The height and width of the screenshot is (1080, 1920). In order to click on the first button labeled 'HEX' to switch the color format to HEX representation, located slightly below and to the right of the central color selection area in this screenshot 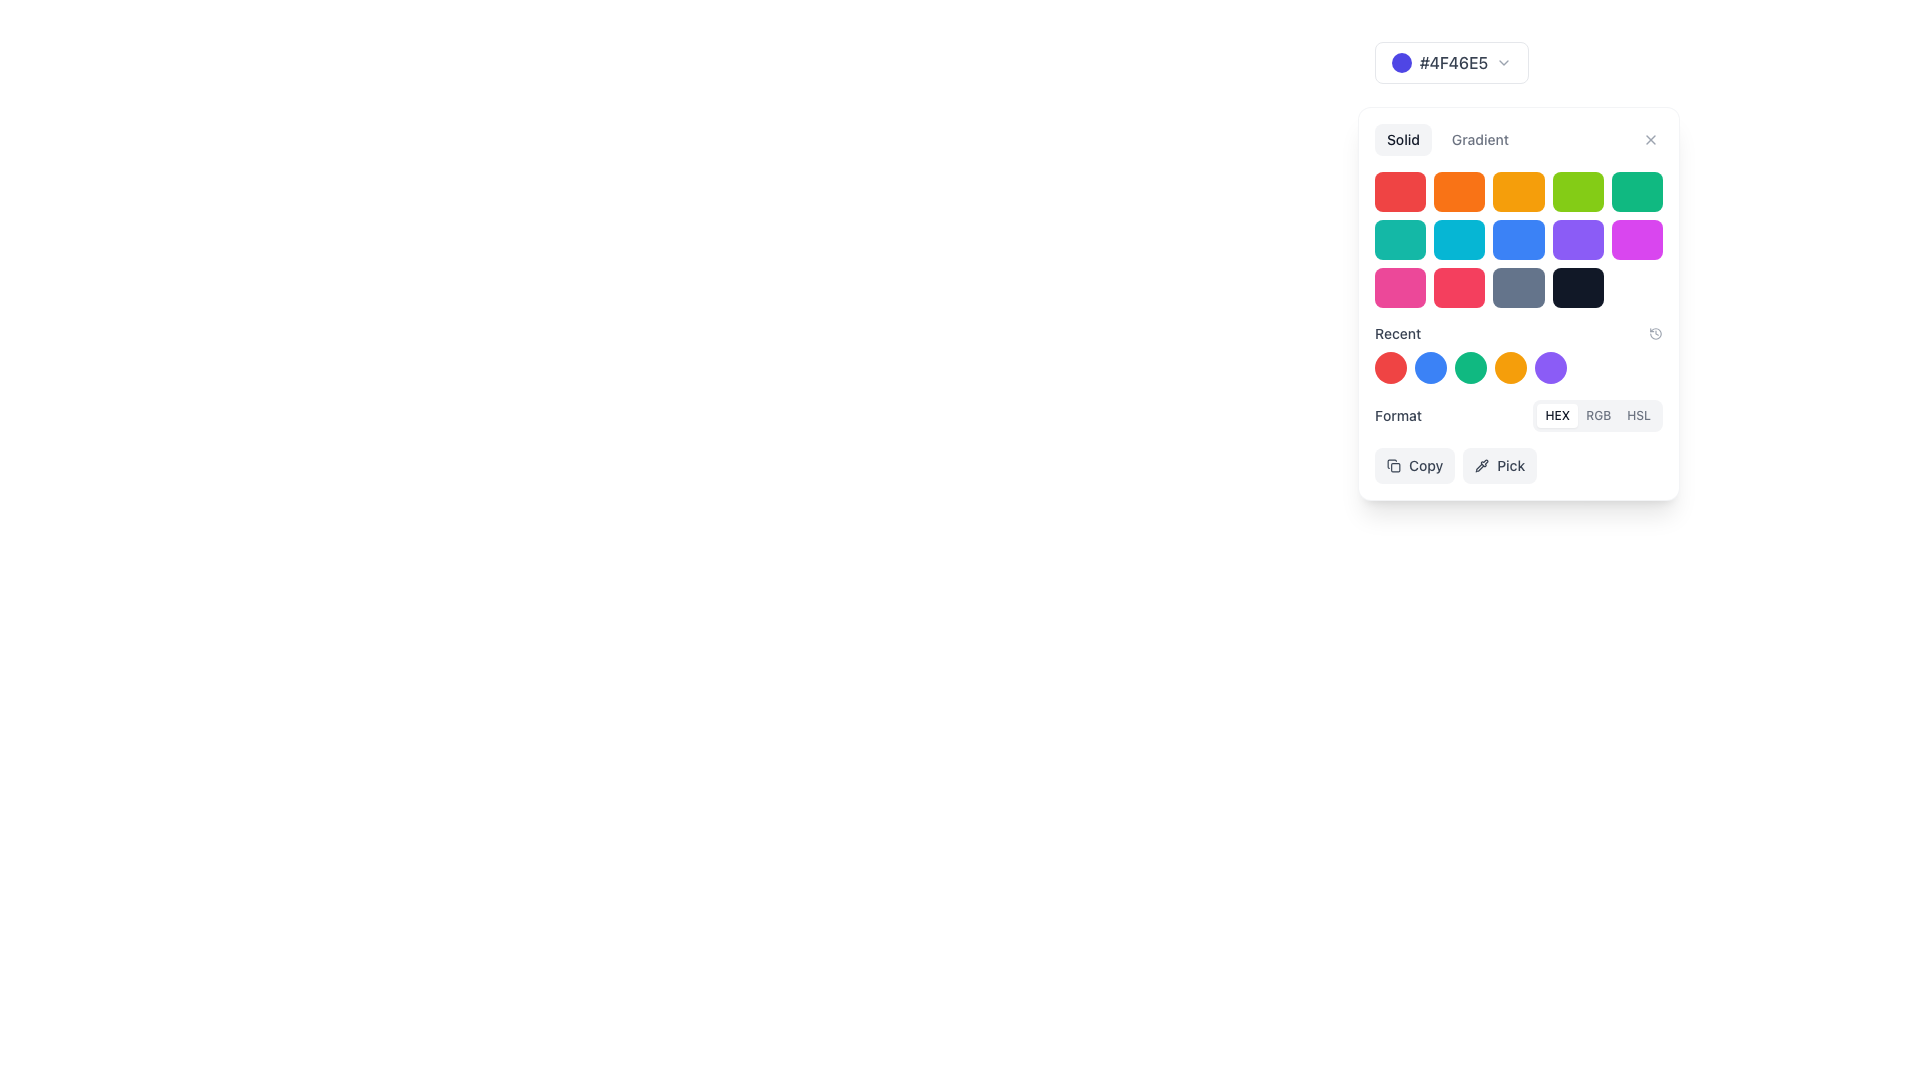, I will do `click(1556, 415)`.